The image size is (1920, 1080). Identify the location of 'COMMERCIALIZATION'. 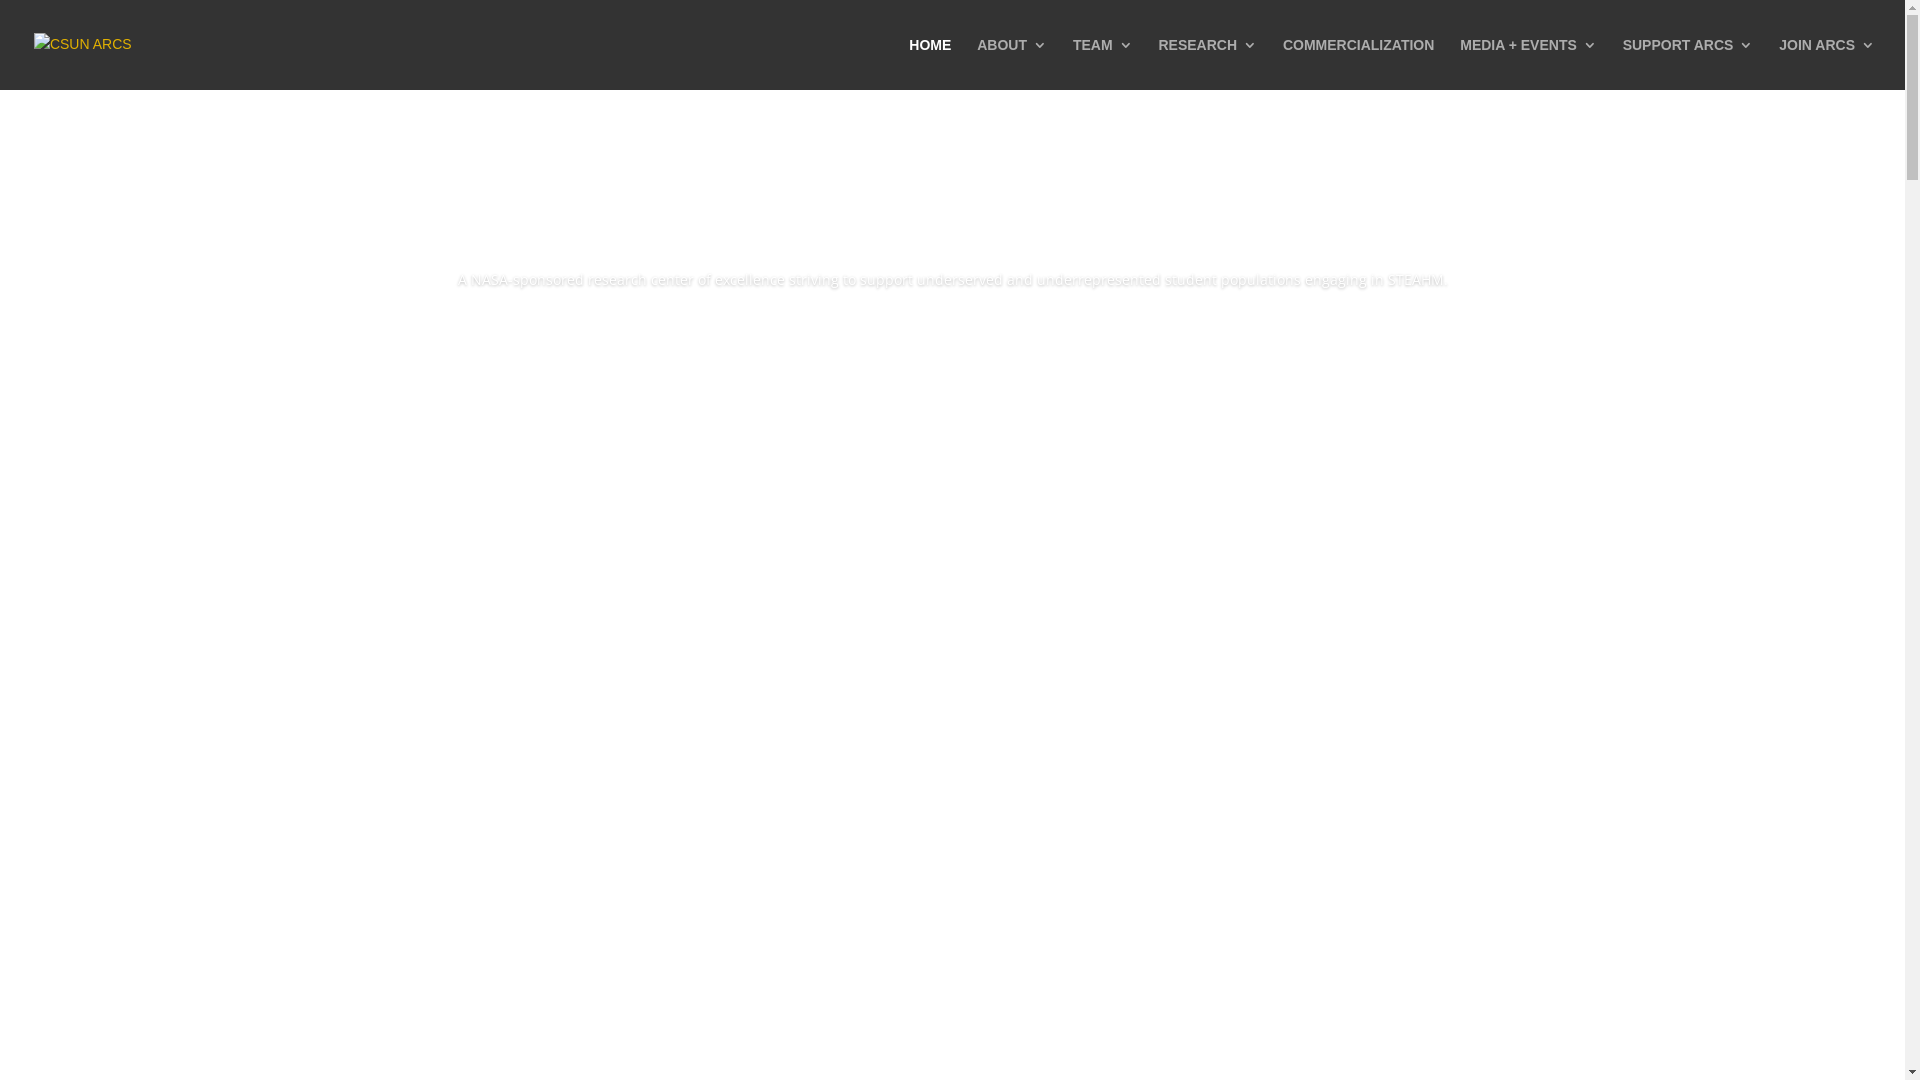
(1358, 63).